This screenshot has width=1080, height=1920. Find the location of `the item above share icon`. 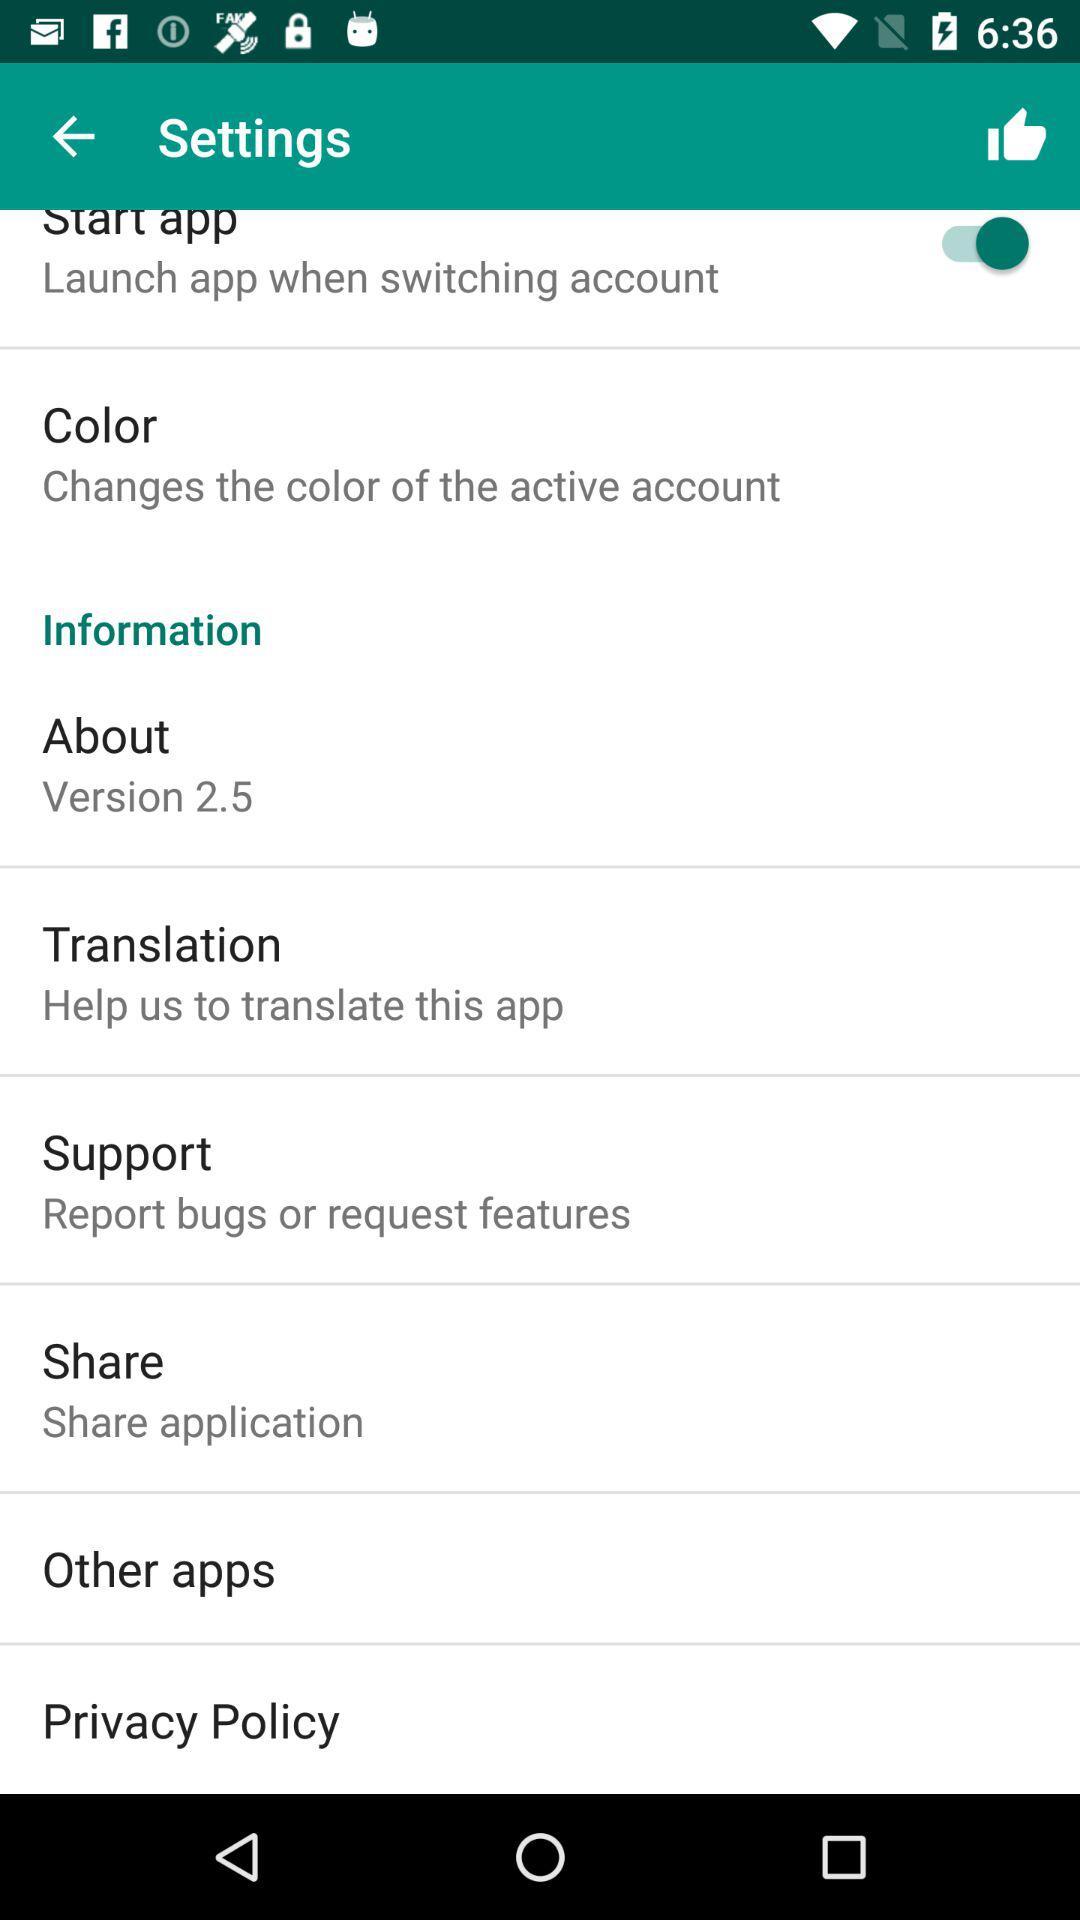

the item above share icon is located at coordinates (335, 1210).